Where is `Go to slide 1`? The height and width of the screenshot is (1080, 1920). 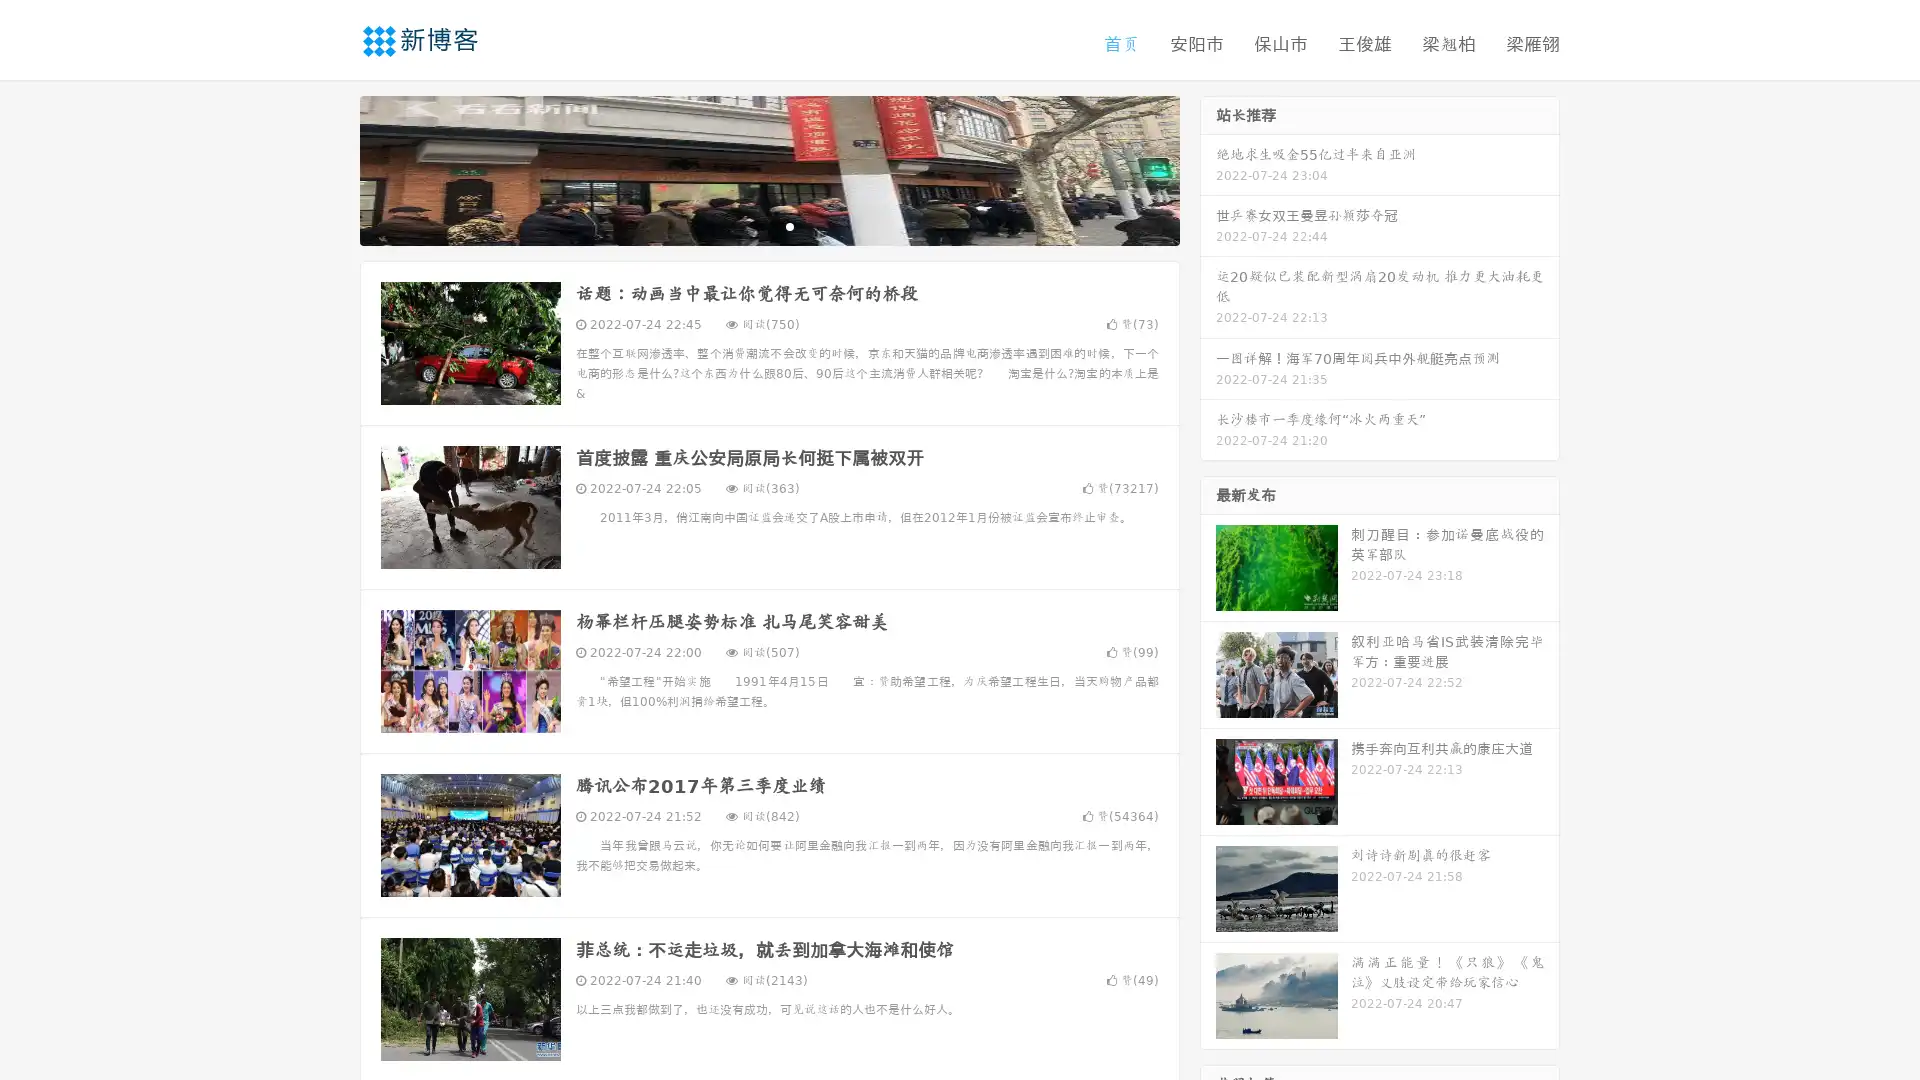
Go to slide 1 is located at coordinates (748, 225).